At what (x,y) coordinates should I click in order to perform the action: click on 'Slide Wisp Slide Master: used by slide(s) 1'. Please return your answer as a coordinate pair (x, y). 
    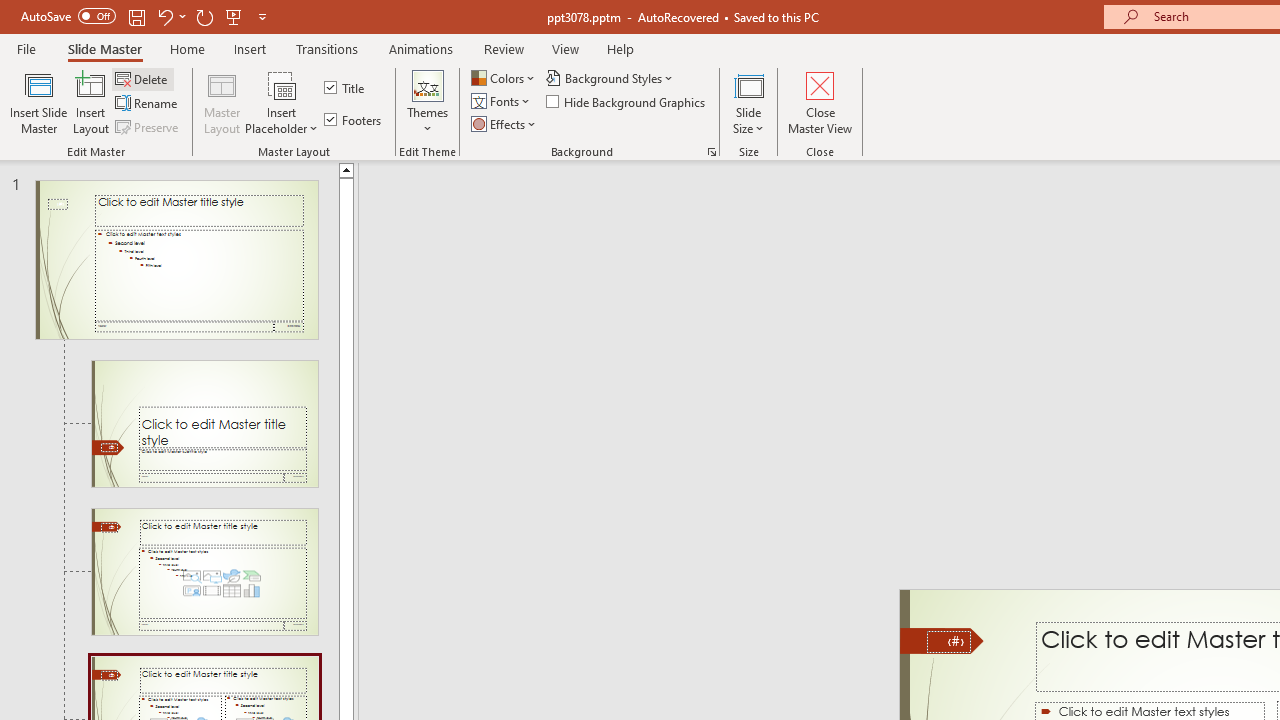
    Looking at the image, I should click on (176, 258).